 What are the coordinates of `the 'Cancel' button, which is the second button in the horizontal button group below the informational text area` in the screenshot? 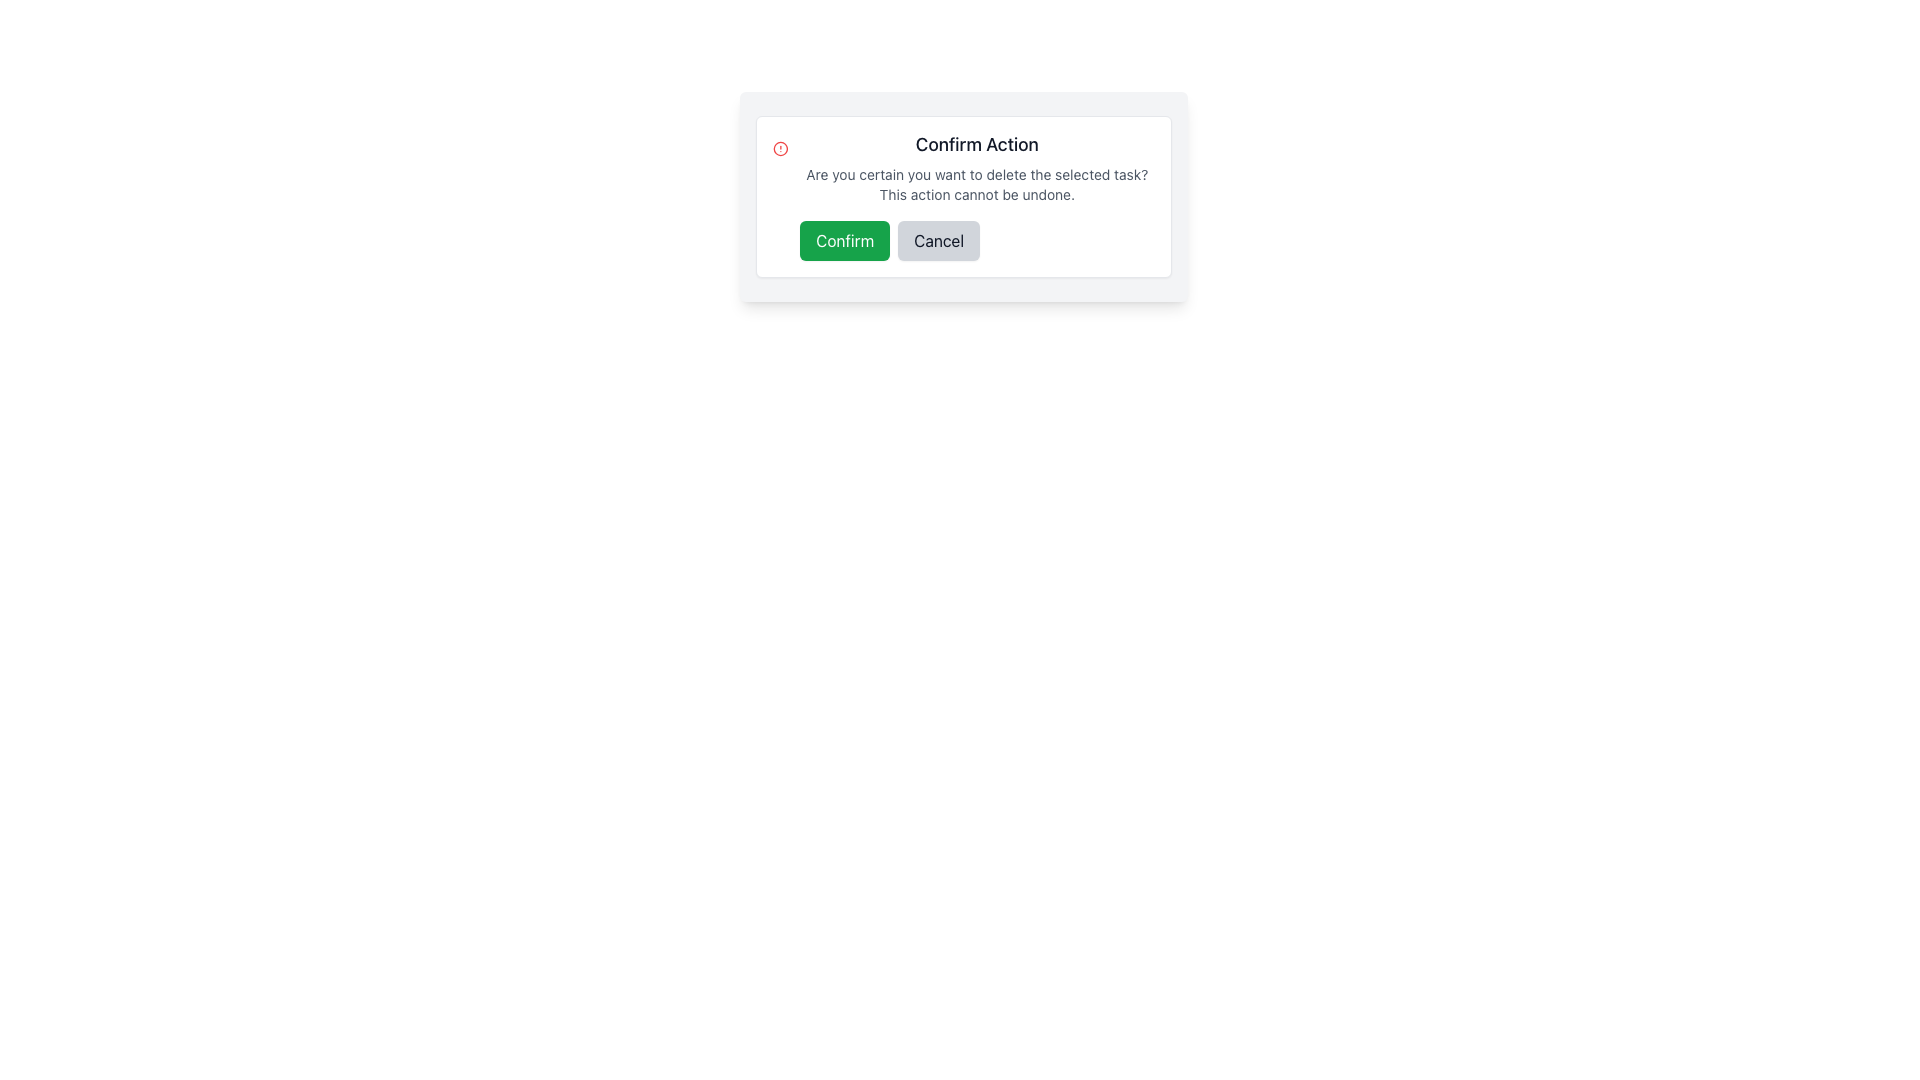 It's located at (938, 239).